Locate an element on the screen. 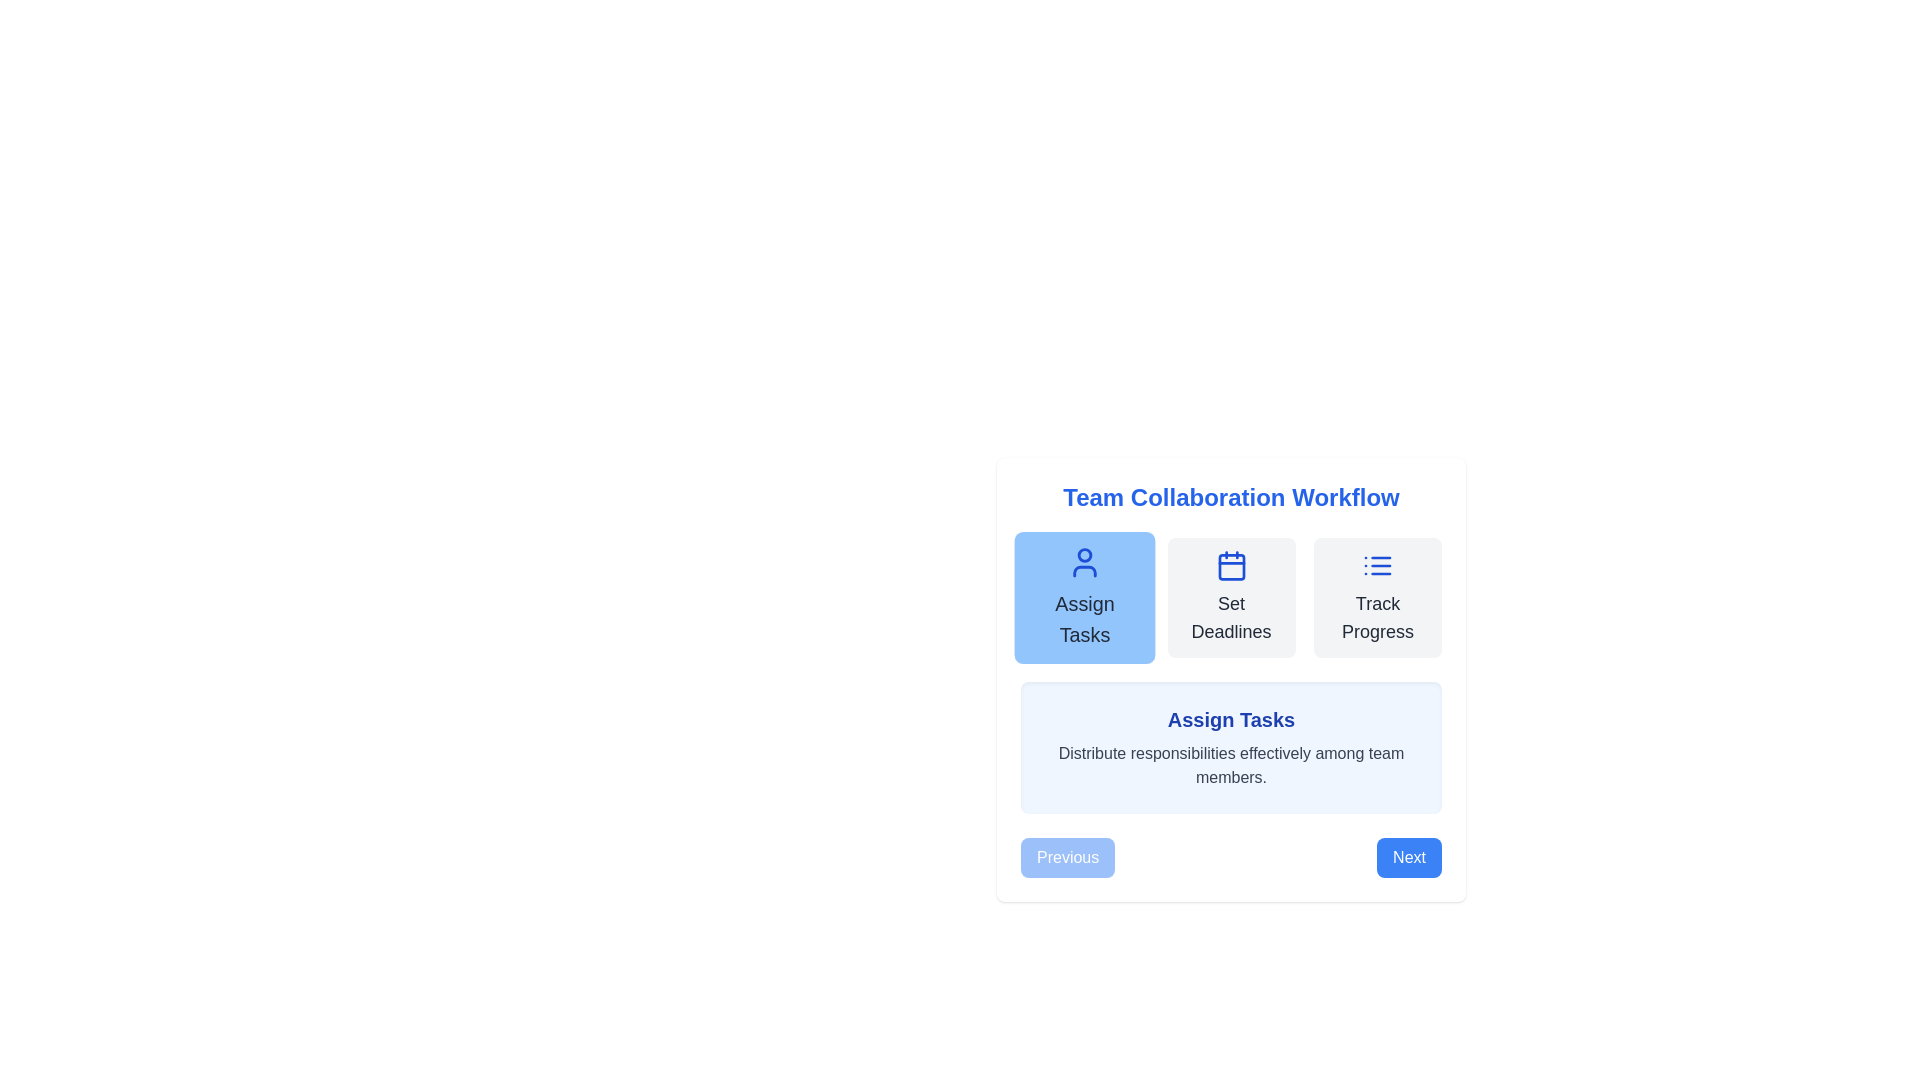 This screenshot has height=1080, width=1920. text content displayed in gray font: 'Distribute responsibilities effectively among team members.' located within the light blue section titled 'Assign Tasks.' is located at coordinates (1230, 765).